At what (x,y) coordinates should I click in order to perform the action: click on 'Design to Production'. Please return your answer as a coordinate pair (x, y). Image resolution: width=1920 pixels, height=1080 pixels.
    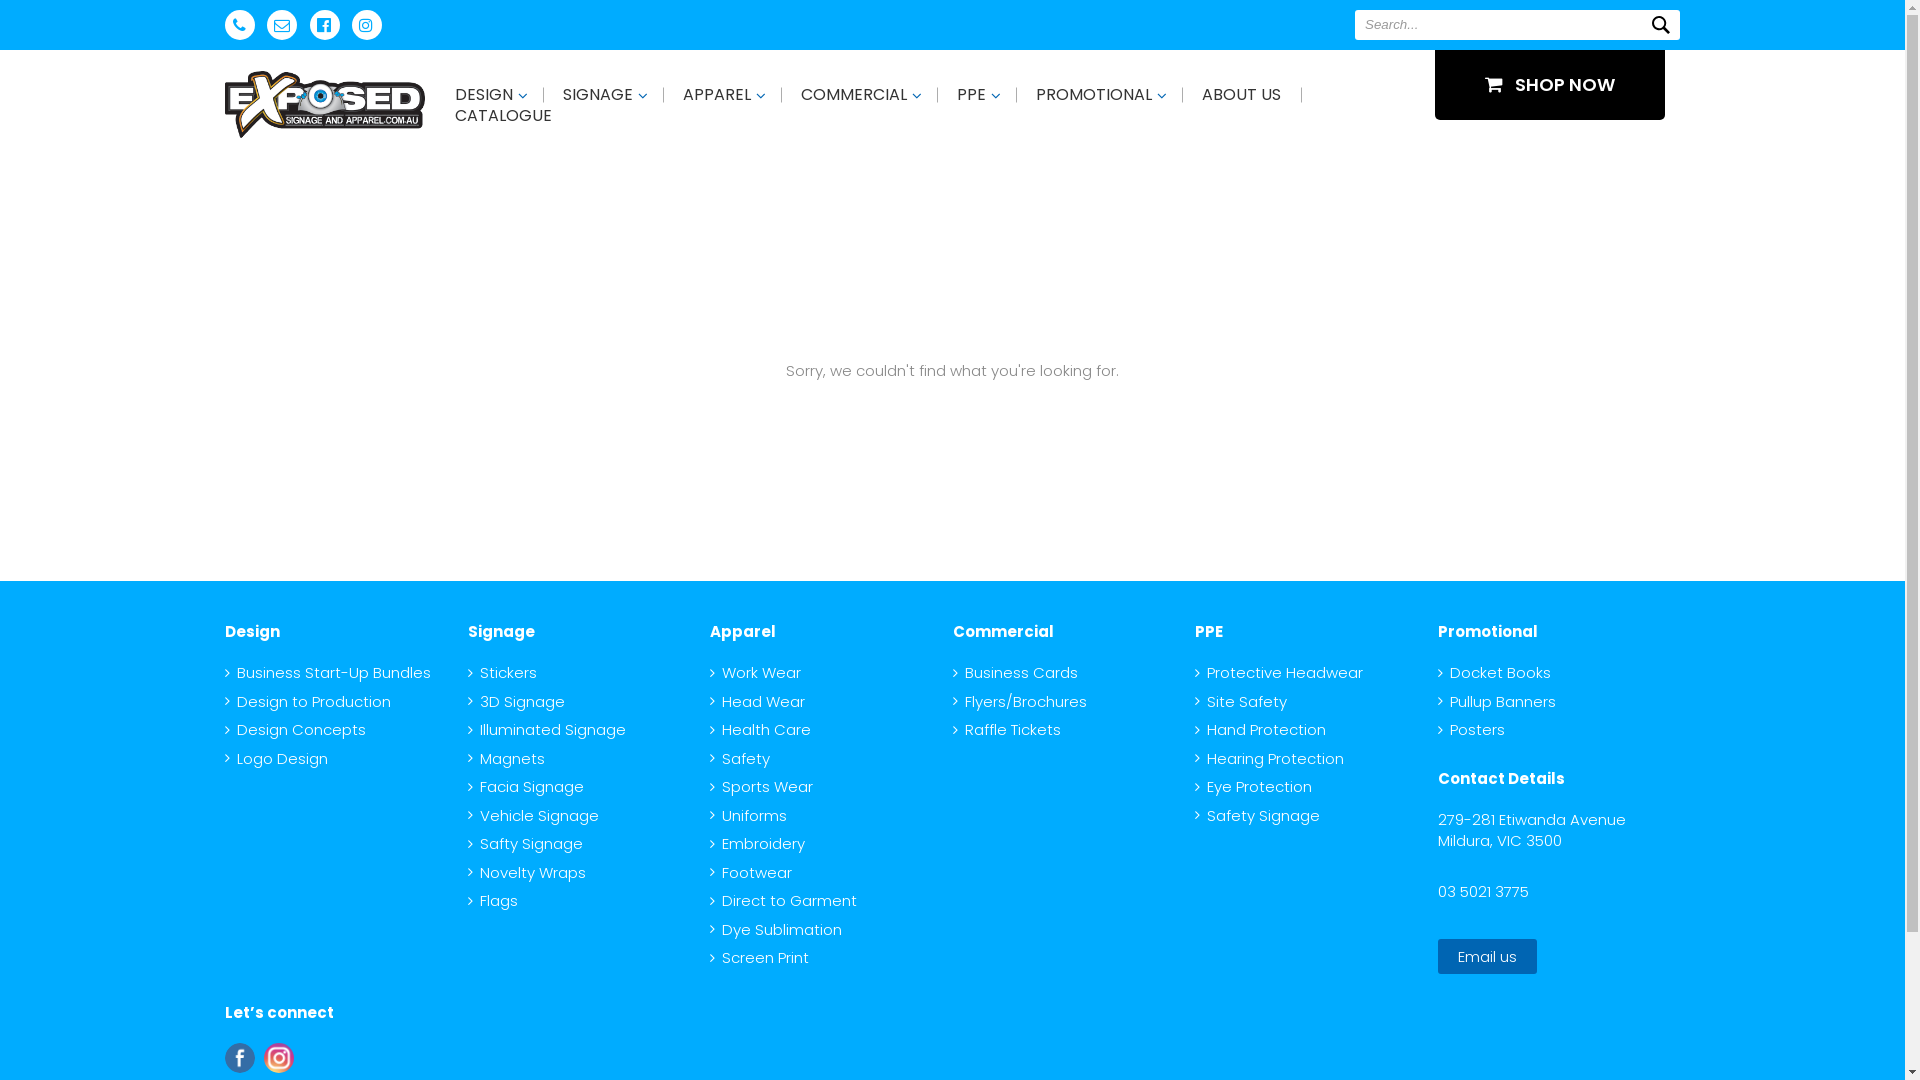
    Looking at the image, I should click on (306, 699).